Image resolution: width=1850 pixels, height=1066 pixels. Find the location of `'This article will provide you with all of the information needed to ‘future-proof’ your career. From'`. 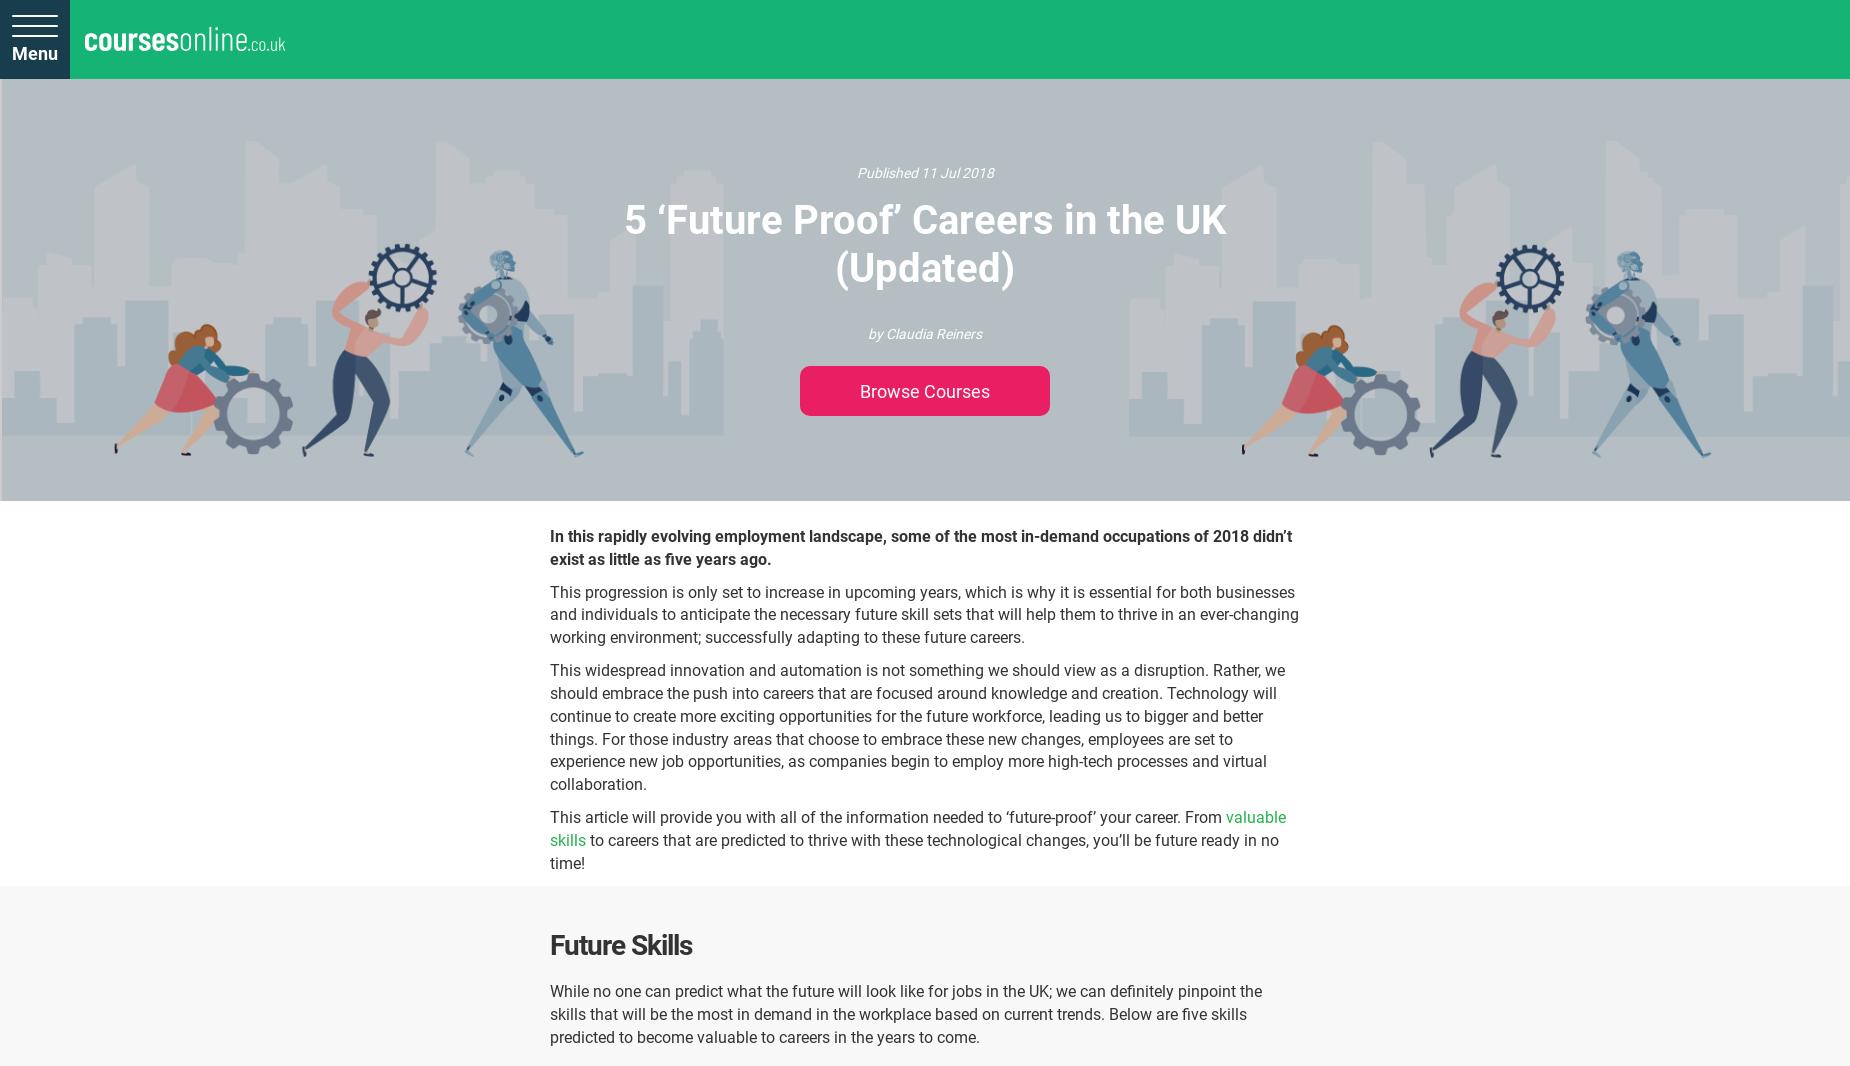

'This article will provide you with all of the information needed to ‘future-proof’ your career. From' is located at coordinates (888, 817).